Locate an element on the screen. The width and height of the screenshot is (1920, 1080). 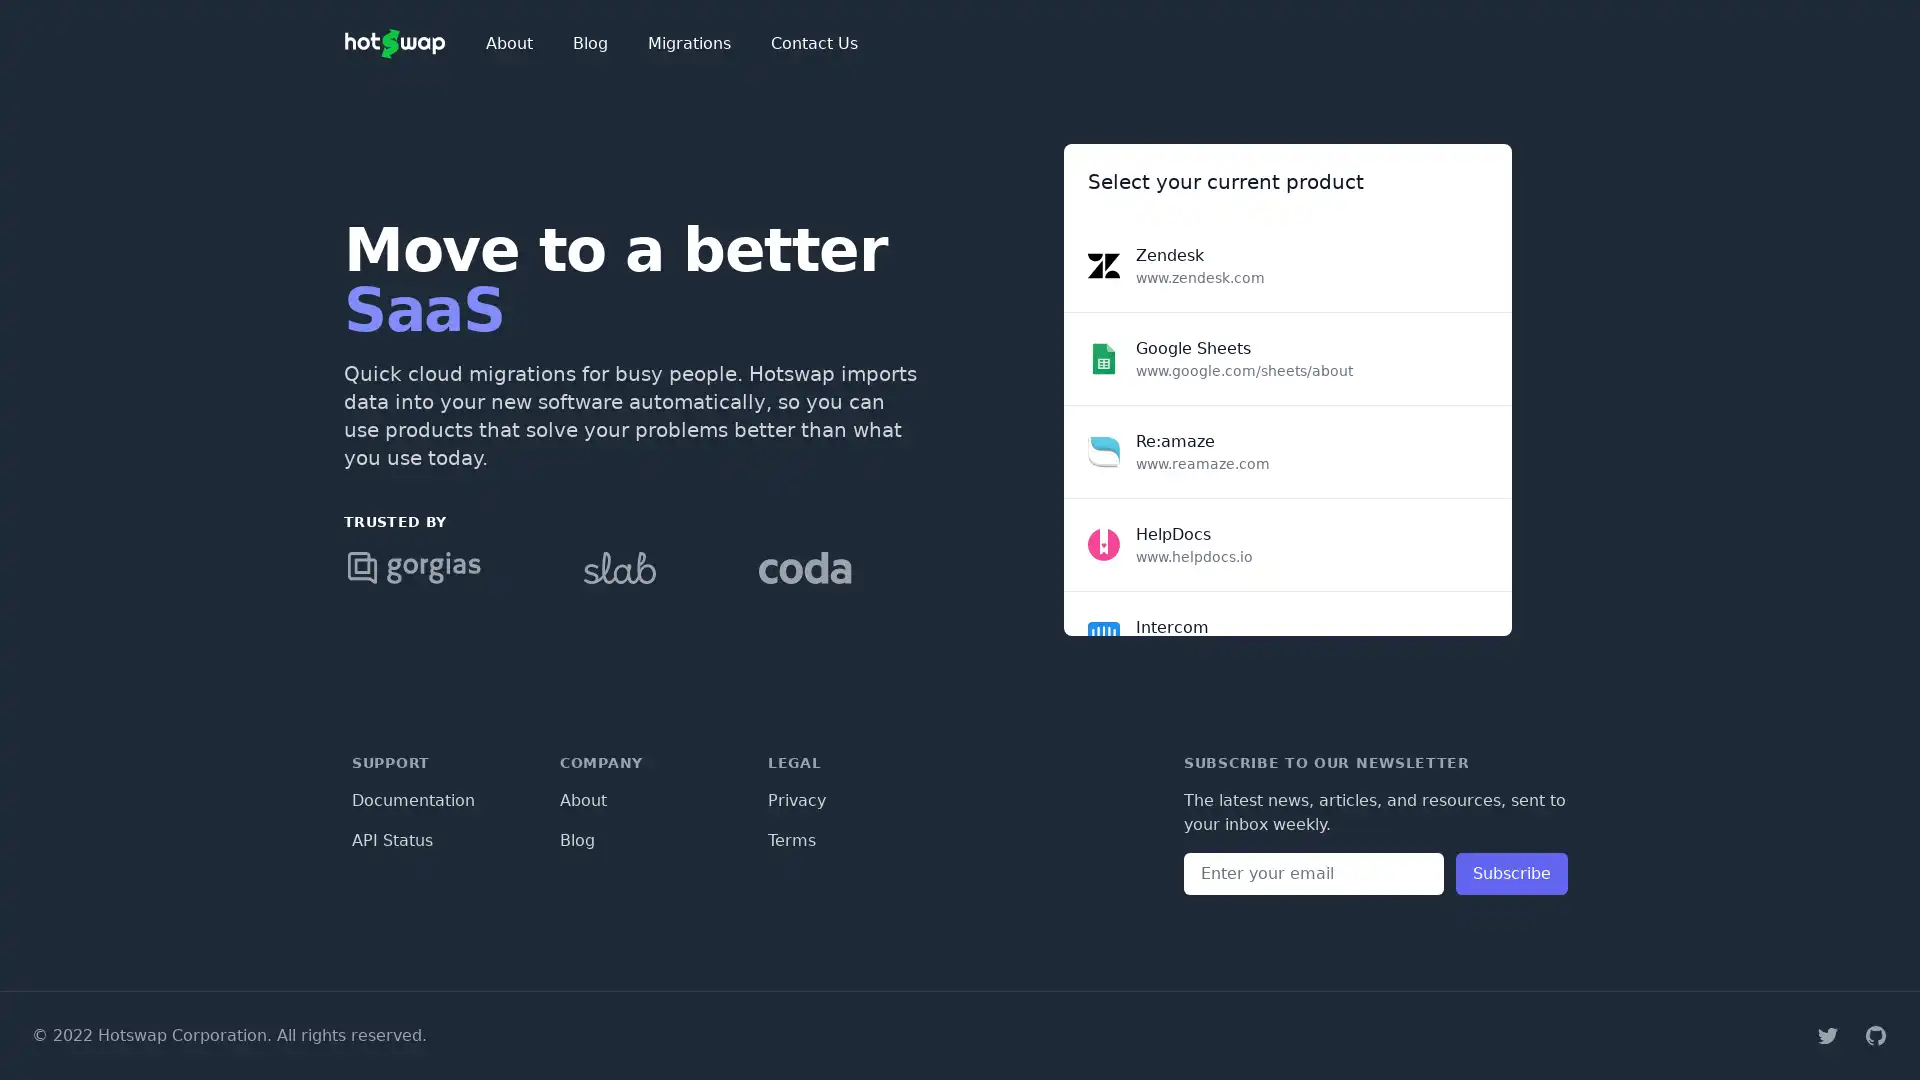
Subscribe is located at coordinates (1512, 873).